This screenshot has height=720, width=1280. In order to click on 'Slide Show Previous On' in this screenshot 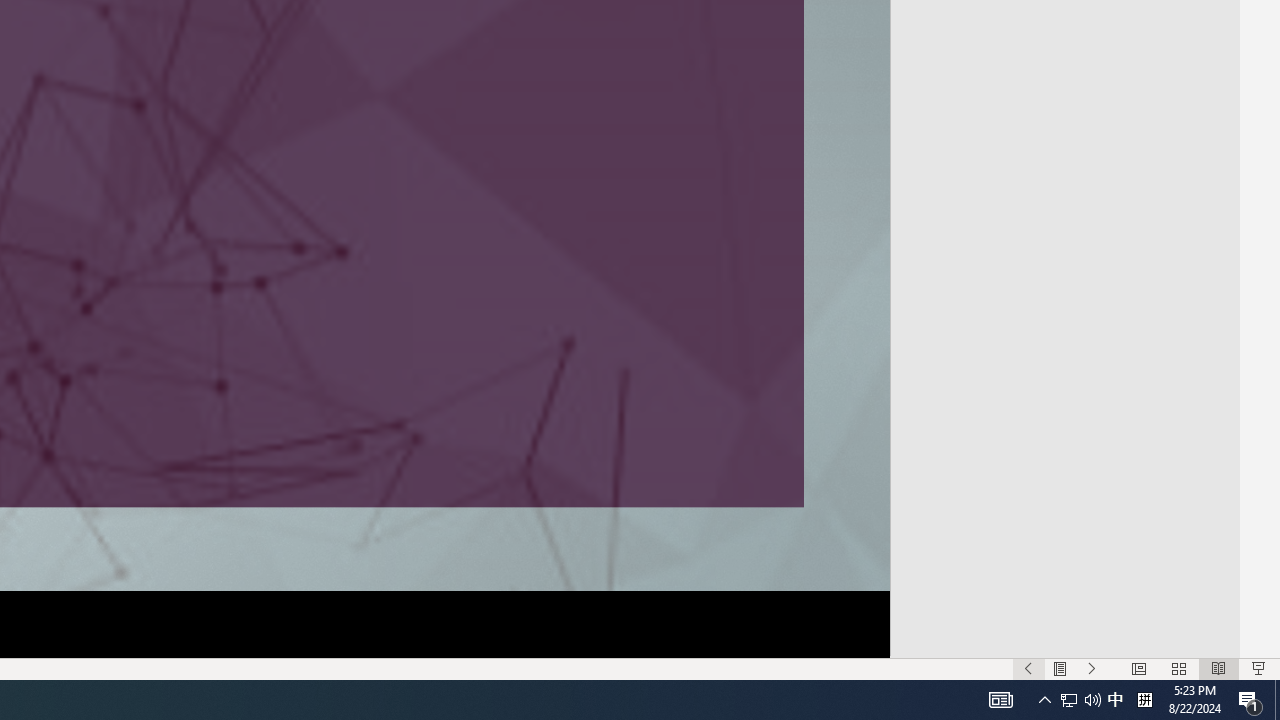, I will do `click(1028, 669)`.